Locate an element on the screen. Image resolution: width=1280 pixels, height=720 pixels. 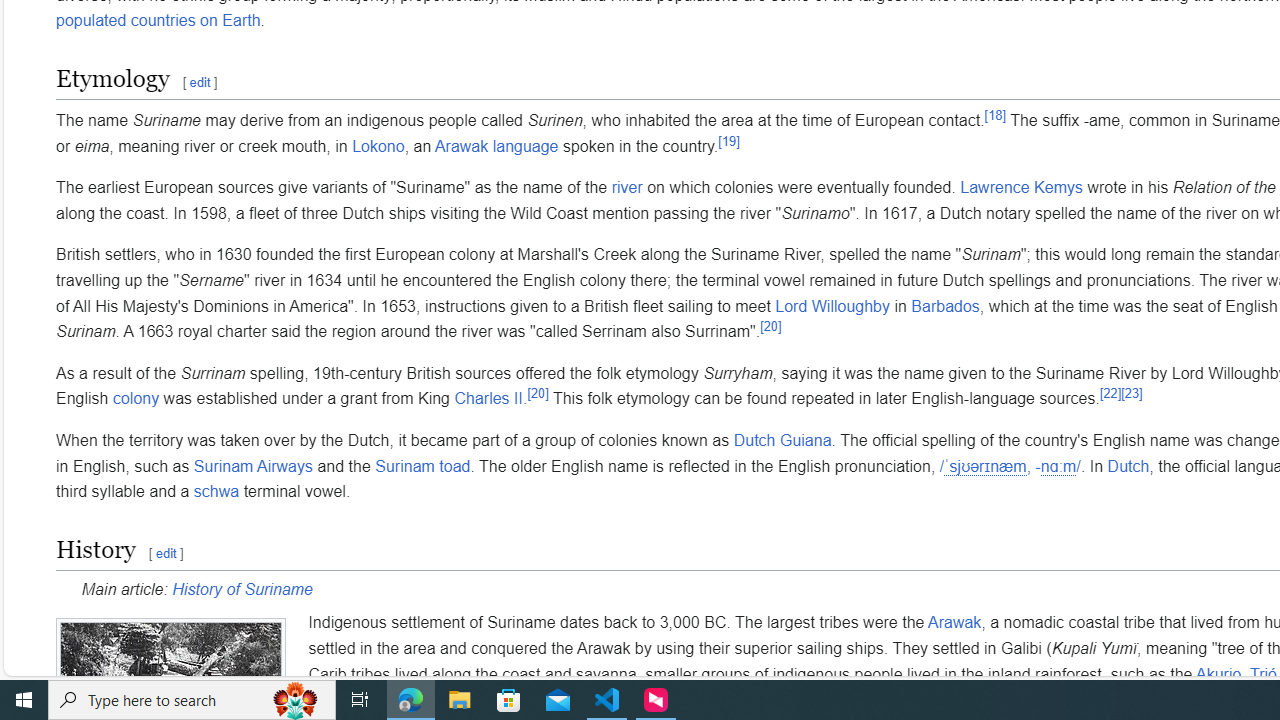
'Barbados' is located at coordinates (944, 306).